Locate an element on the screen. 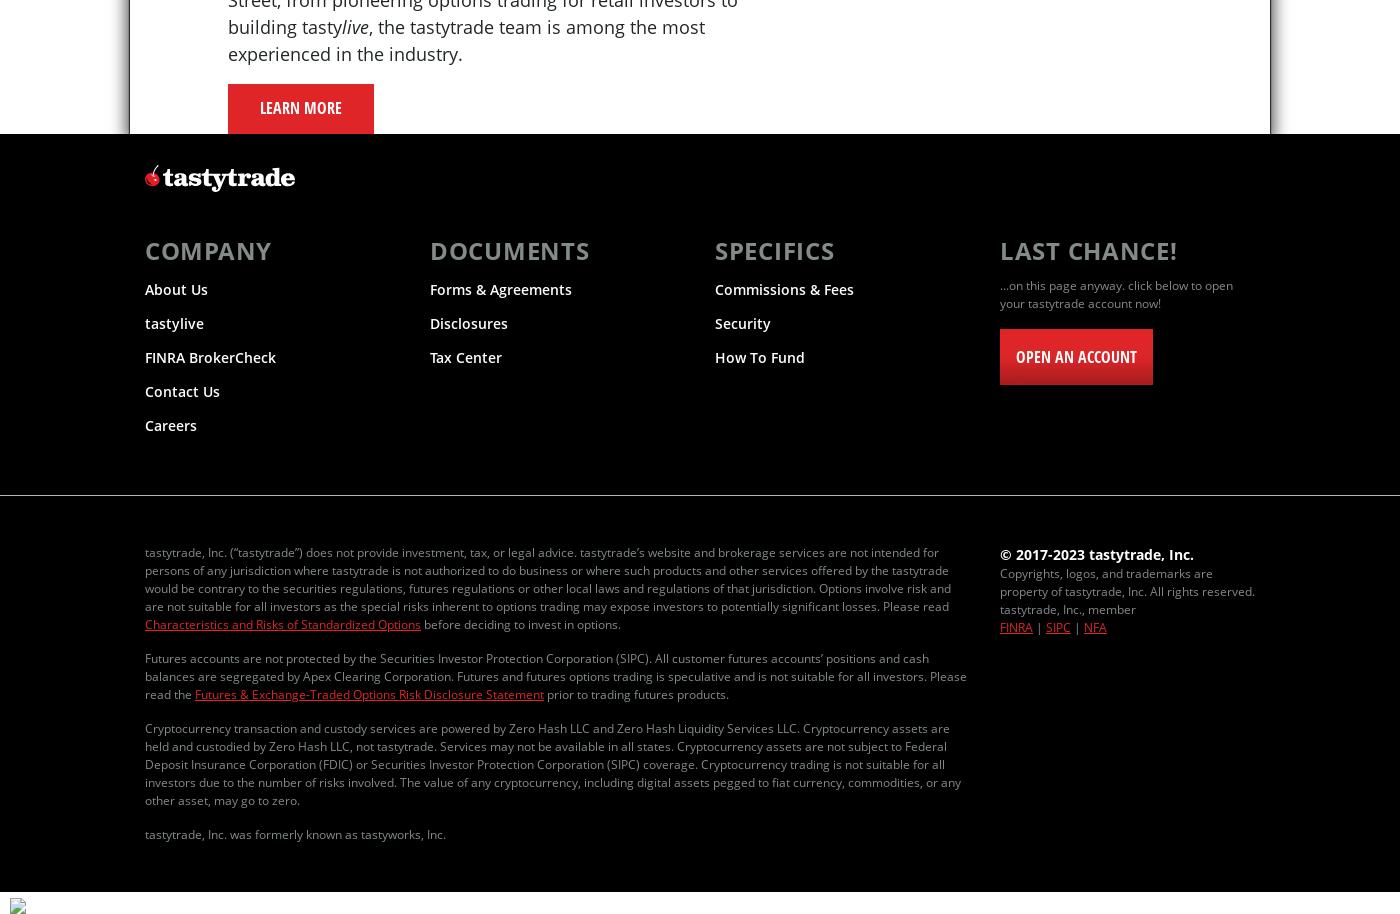  'About Us' is located at coordinates (176, 289).